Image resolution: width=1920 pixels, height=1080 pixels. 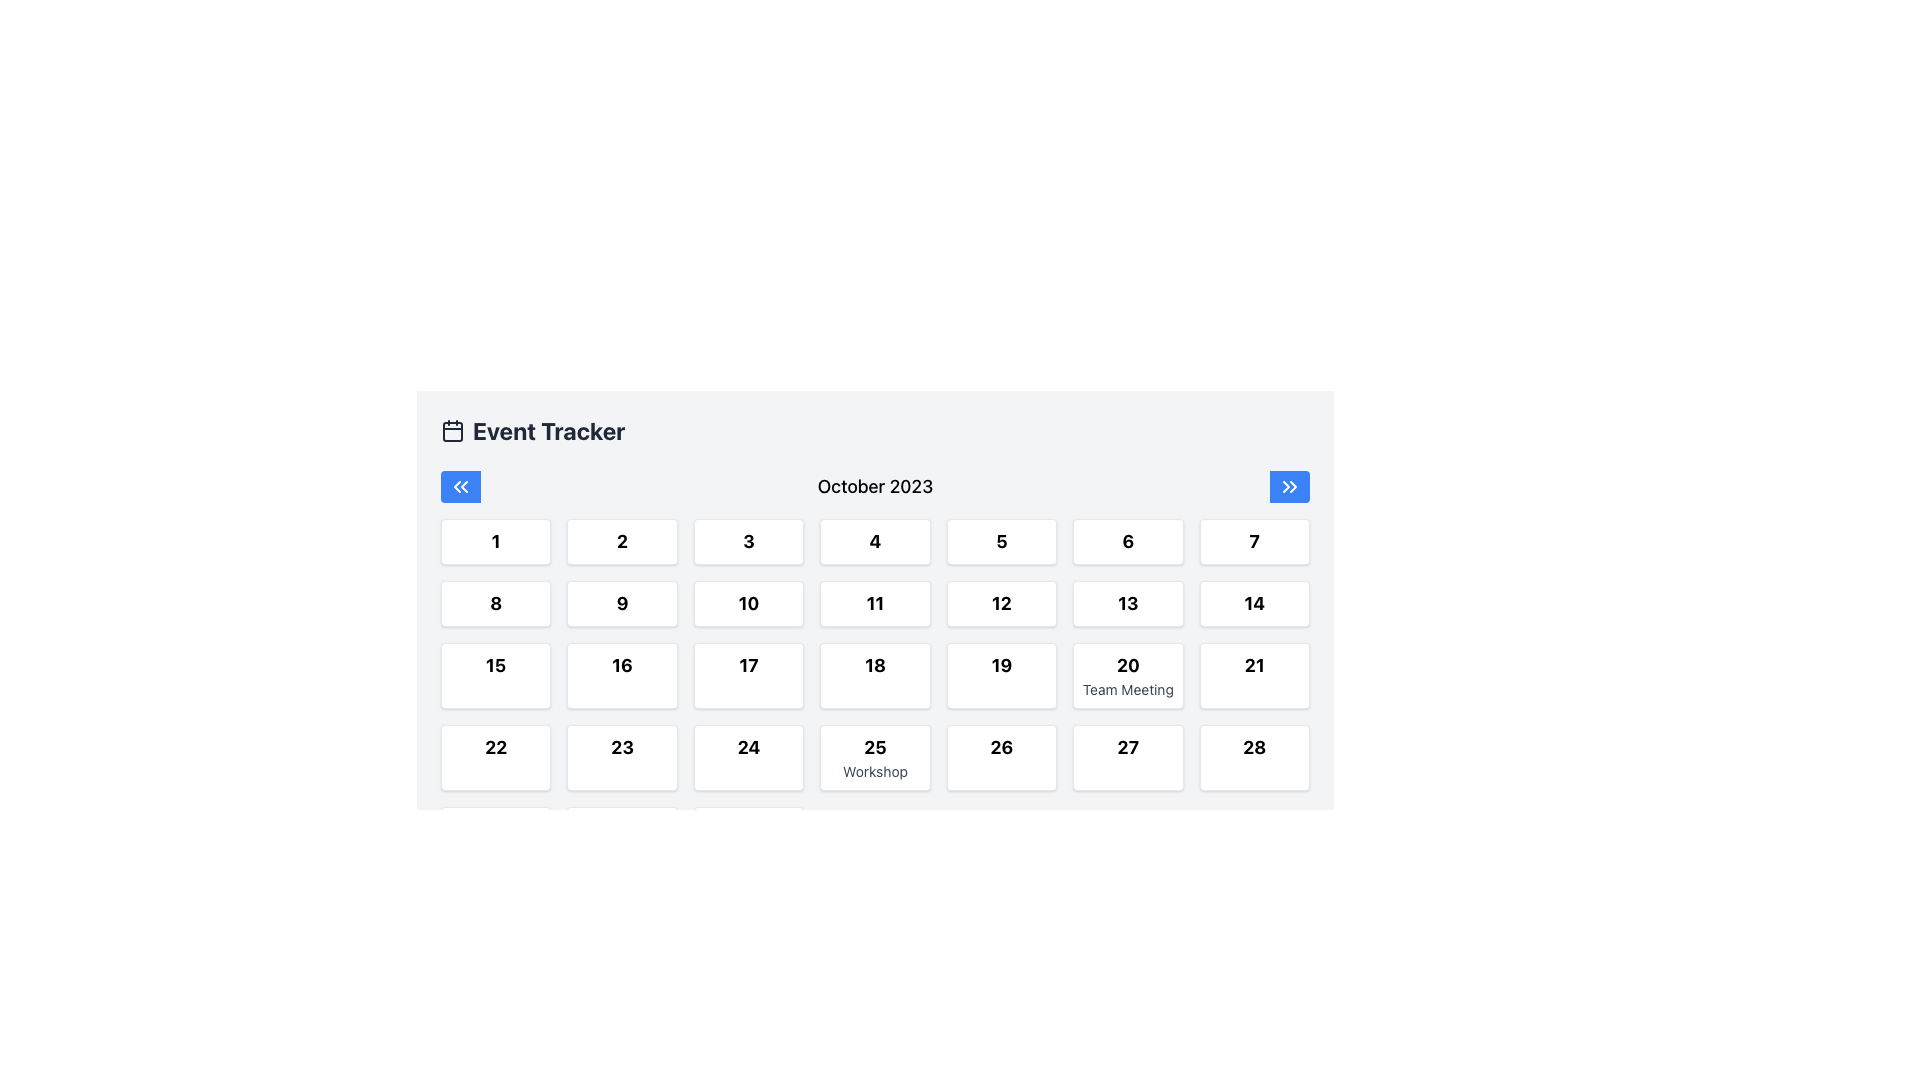 What do you see at coordinates (621, 675) in the screenshot?
I see `the calendar date cell displaying the number '16'` at bounding box center [621, 675].